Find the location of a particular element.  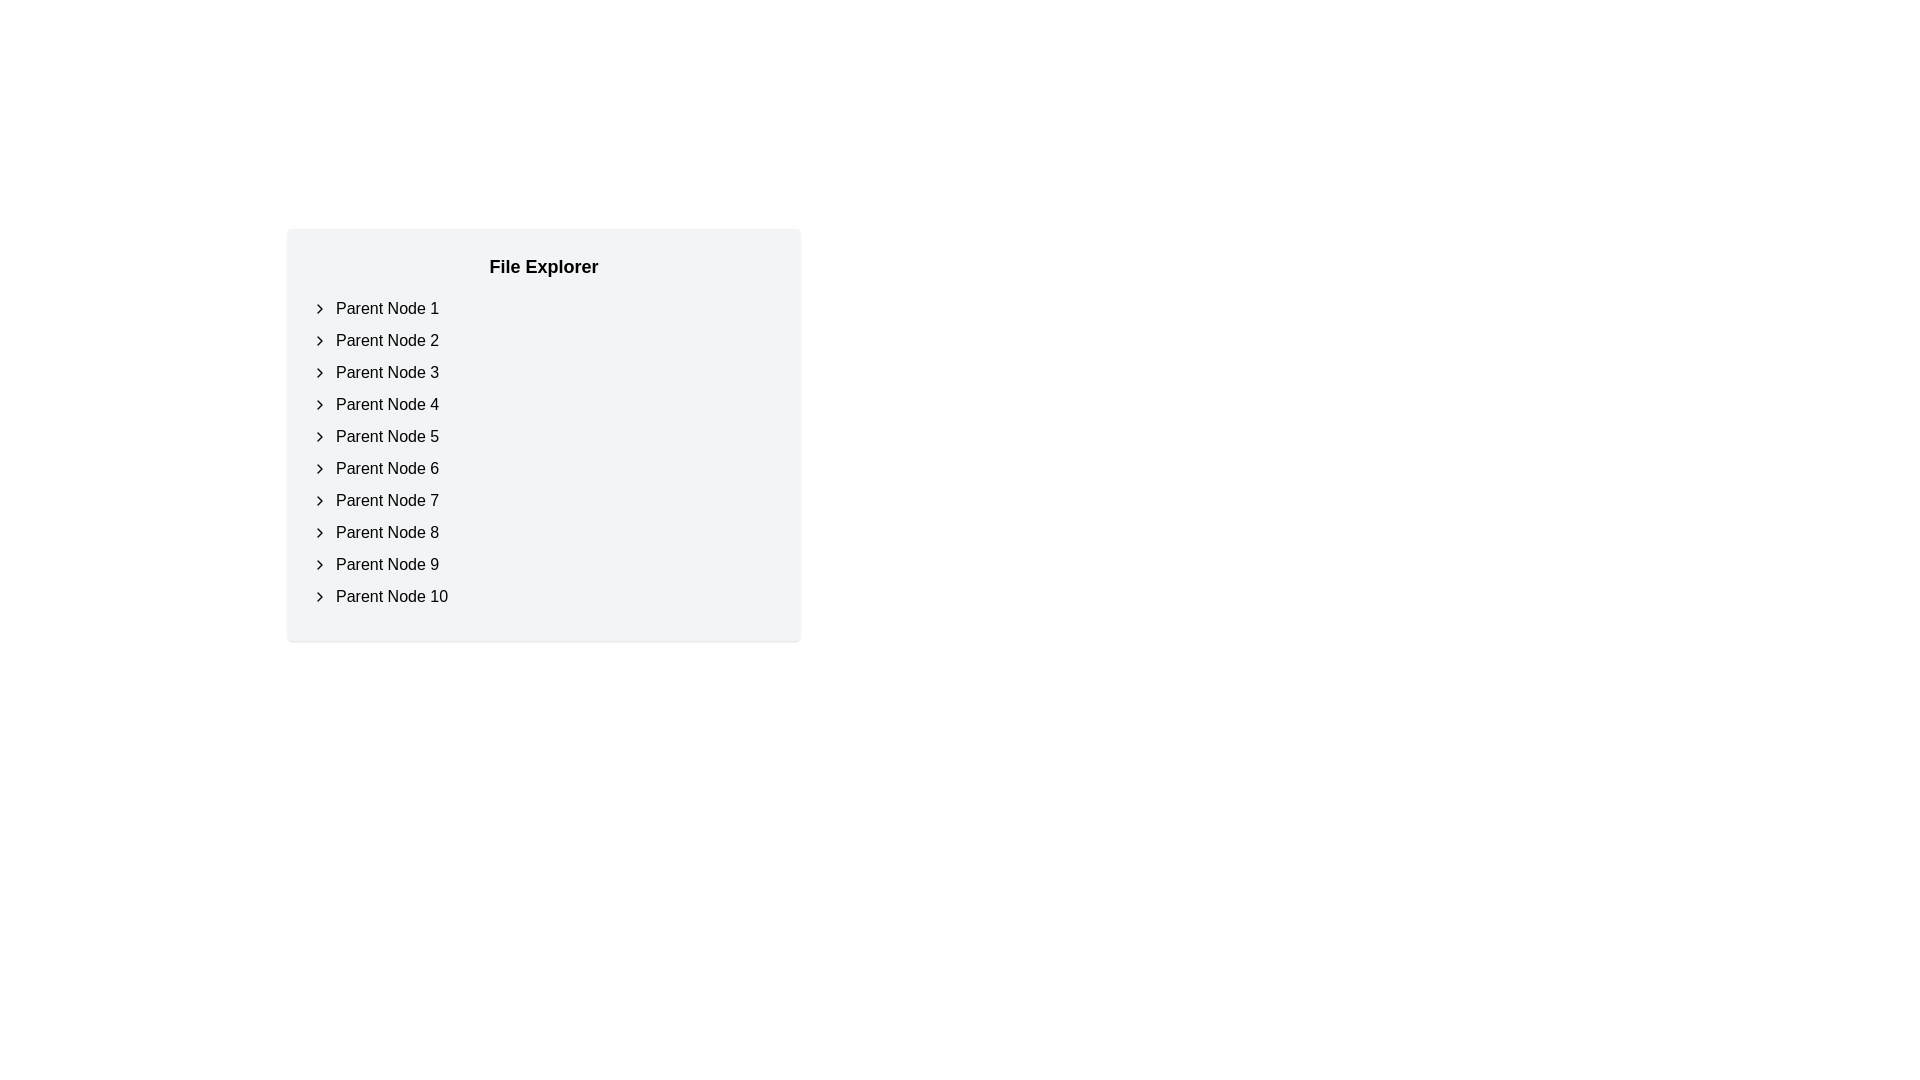

the text label for the fifth item in the 'File Explorer' list, which serves as a label for a tree node and is positioned to the right of the expandable/collapsible icon is located at coordinates (387, 435).